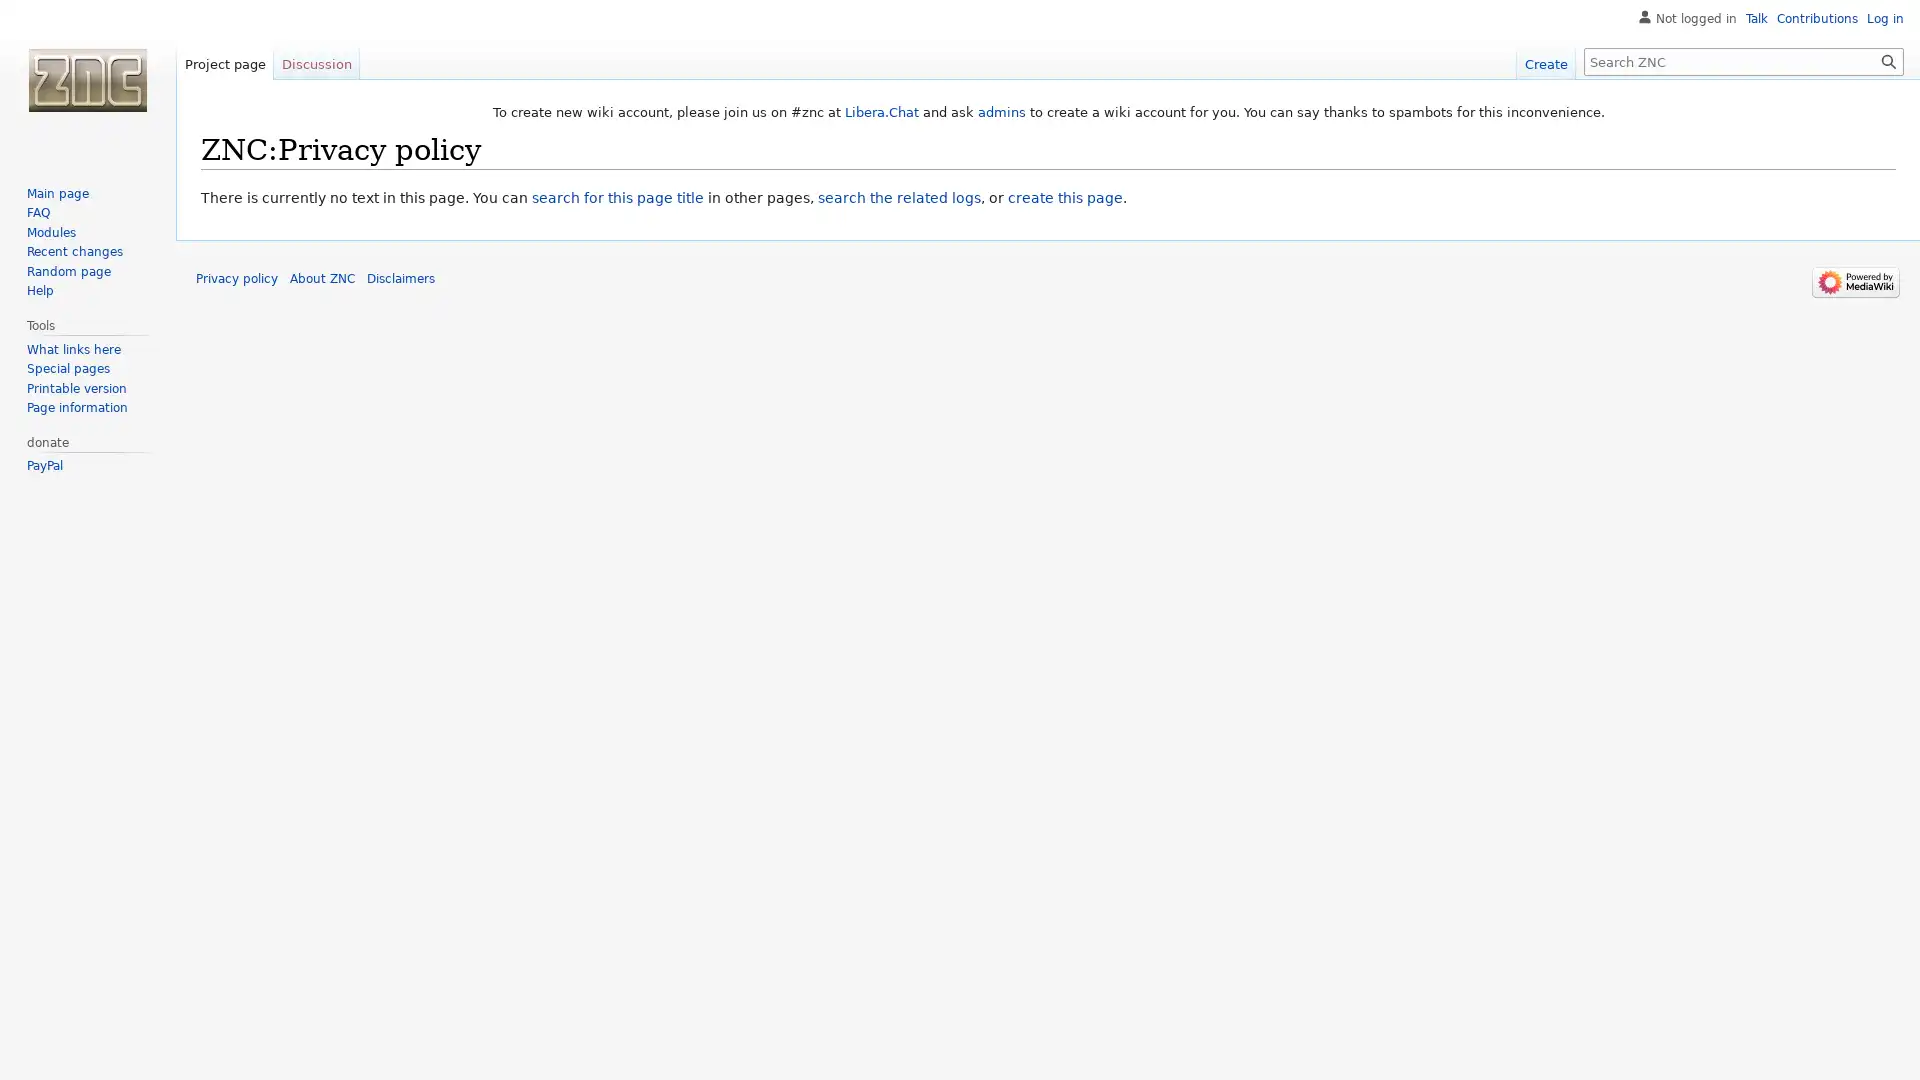 The height and width of the screenshot is (1080, 1920). I want to click on Search, so click(1888, 60).